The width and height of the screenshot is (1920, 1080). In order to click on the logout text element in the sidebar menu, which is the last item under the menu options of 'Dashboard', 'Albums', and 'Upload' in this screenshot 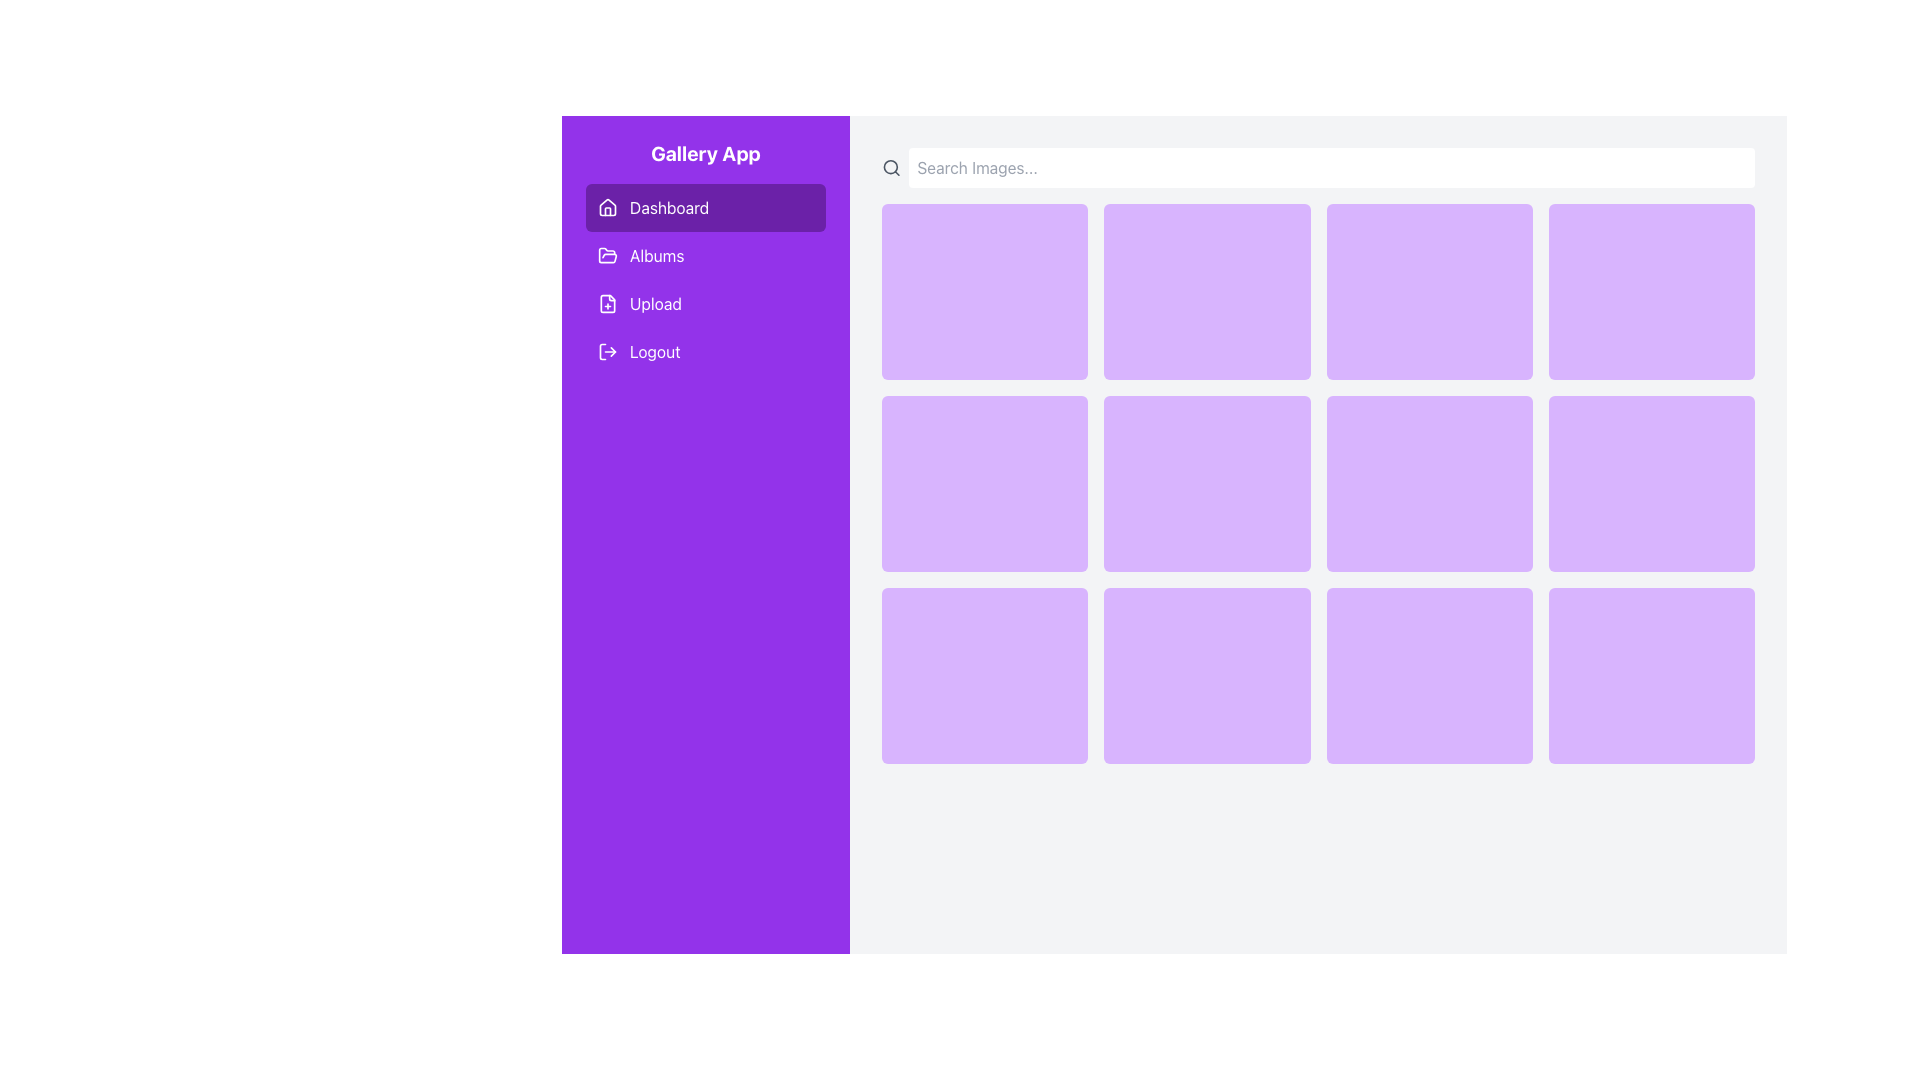, I will do `click(655, 350)`.